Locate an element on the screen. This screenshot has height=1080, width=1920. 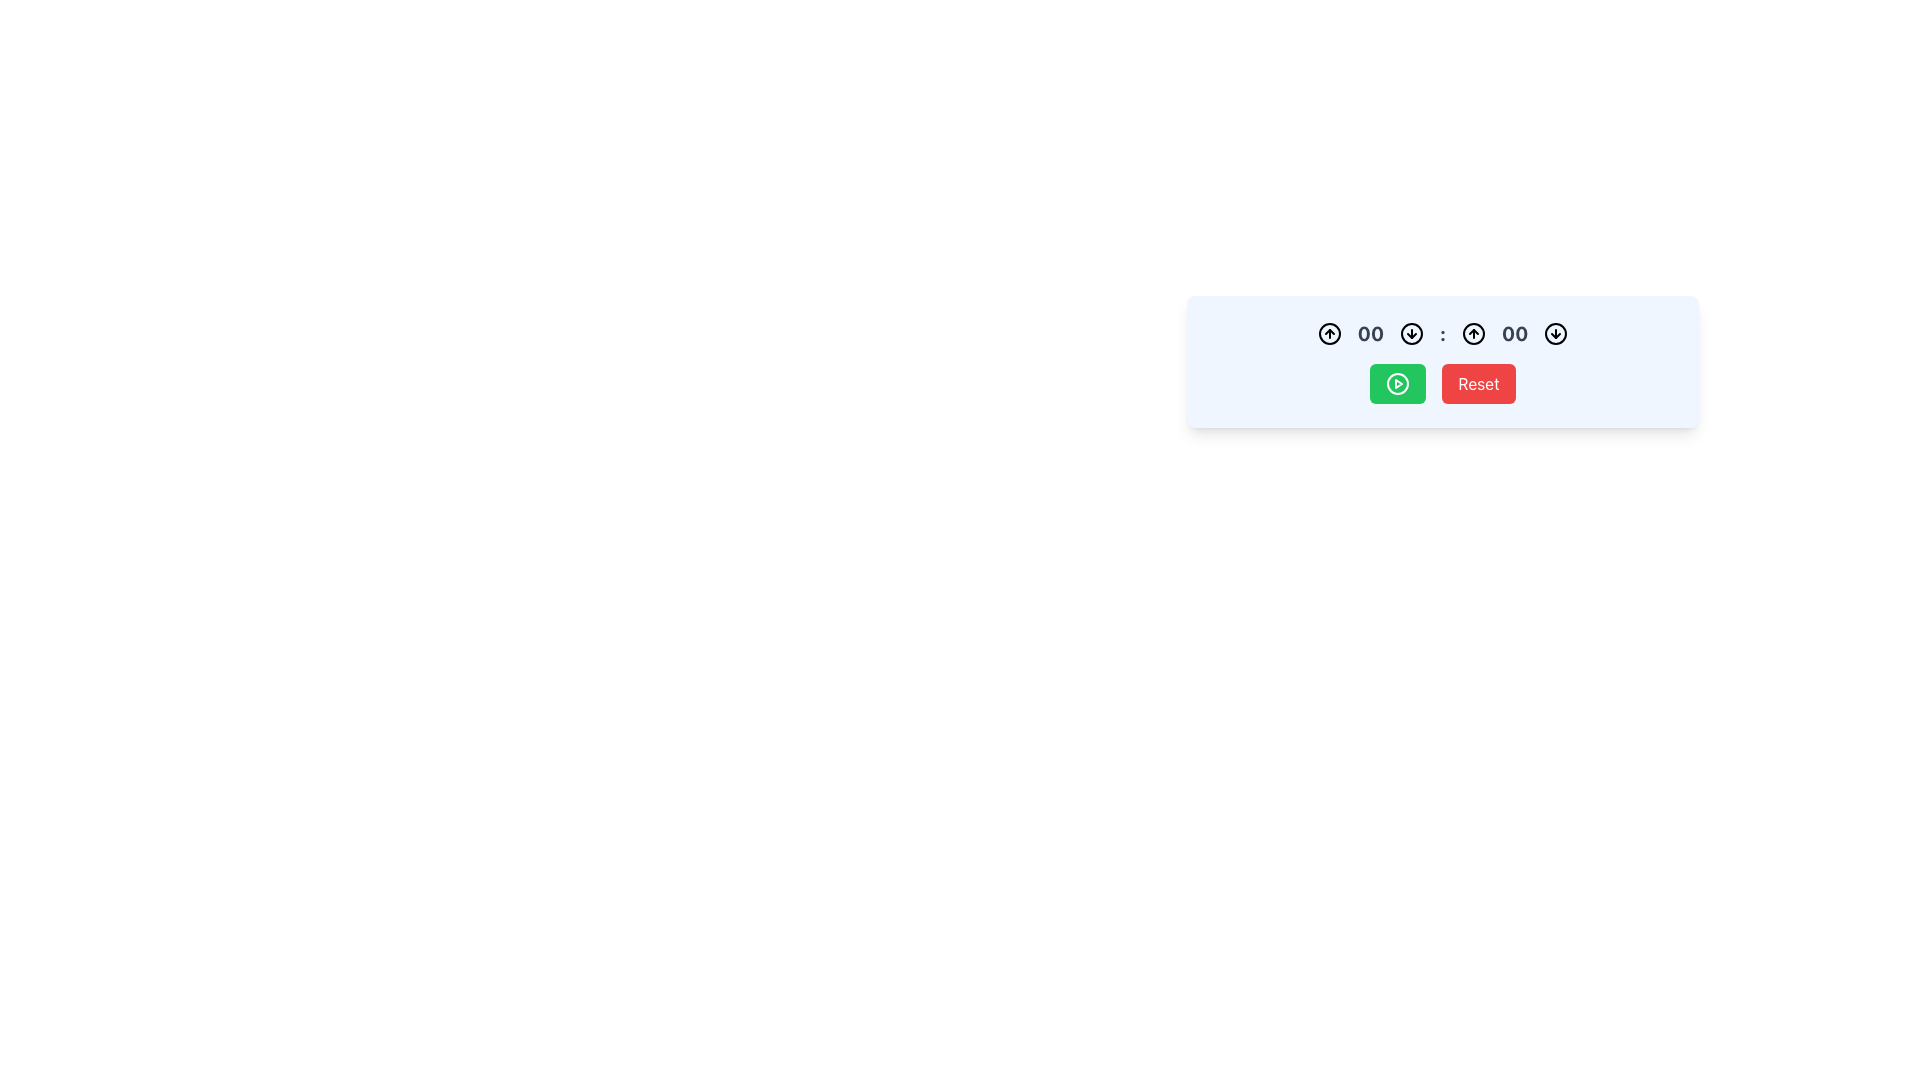
the green button with a white play icon located near the center-bottom of the layout is located at coordinates (1397, 384).